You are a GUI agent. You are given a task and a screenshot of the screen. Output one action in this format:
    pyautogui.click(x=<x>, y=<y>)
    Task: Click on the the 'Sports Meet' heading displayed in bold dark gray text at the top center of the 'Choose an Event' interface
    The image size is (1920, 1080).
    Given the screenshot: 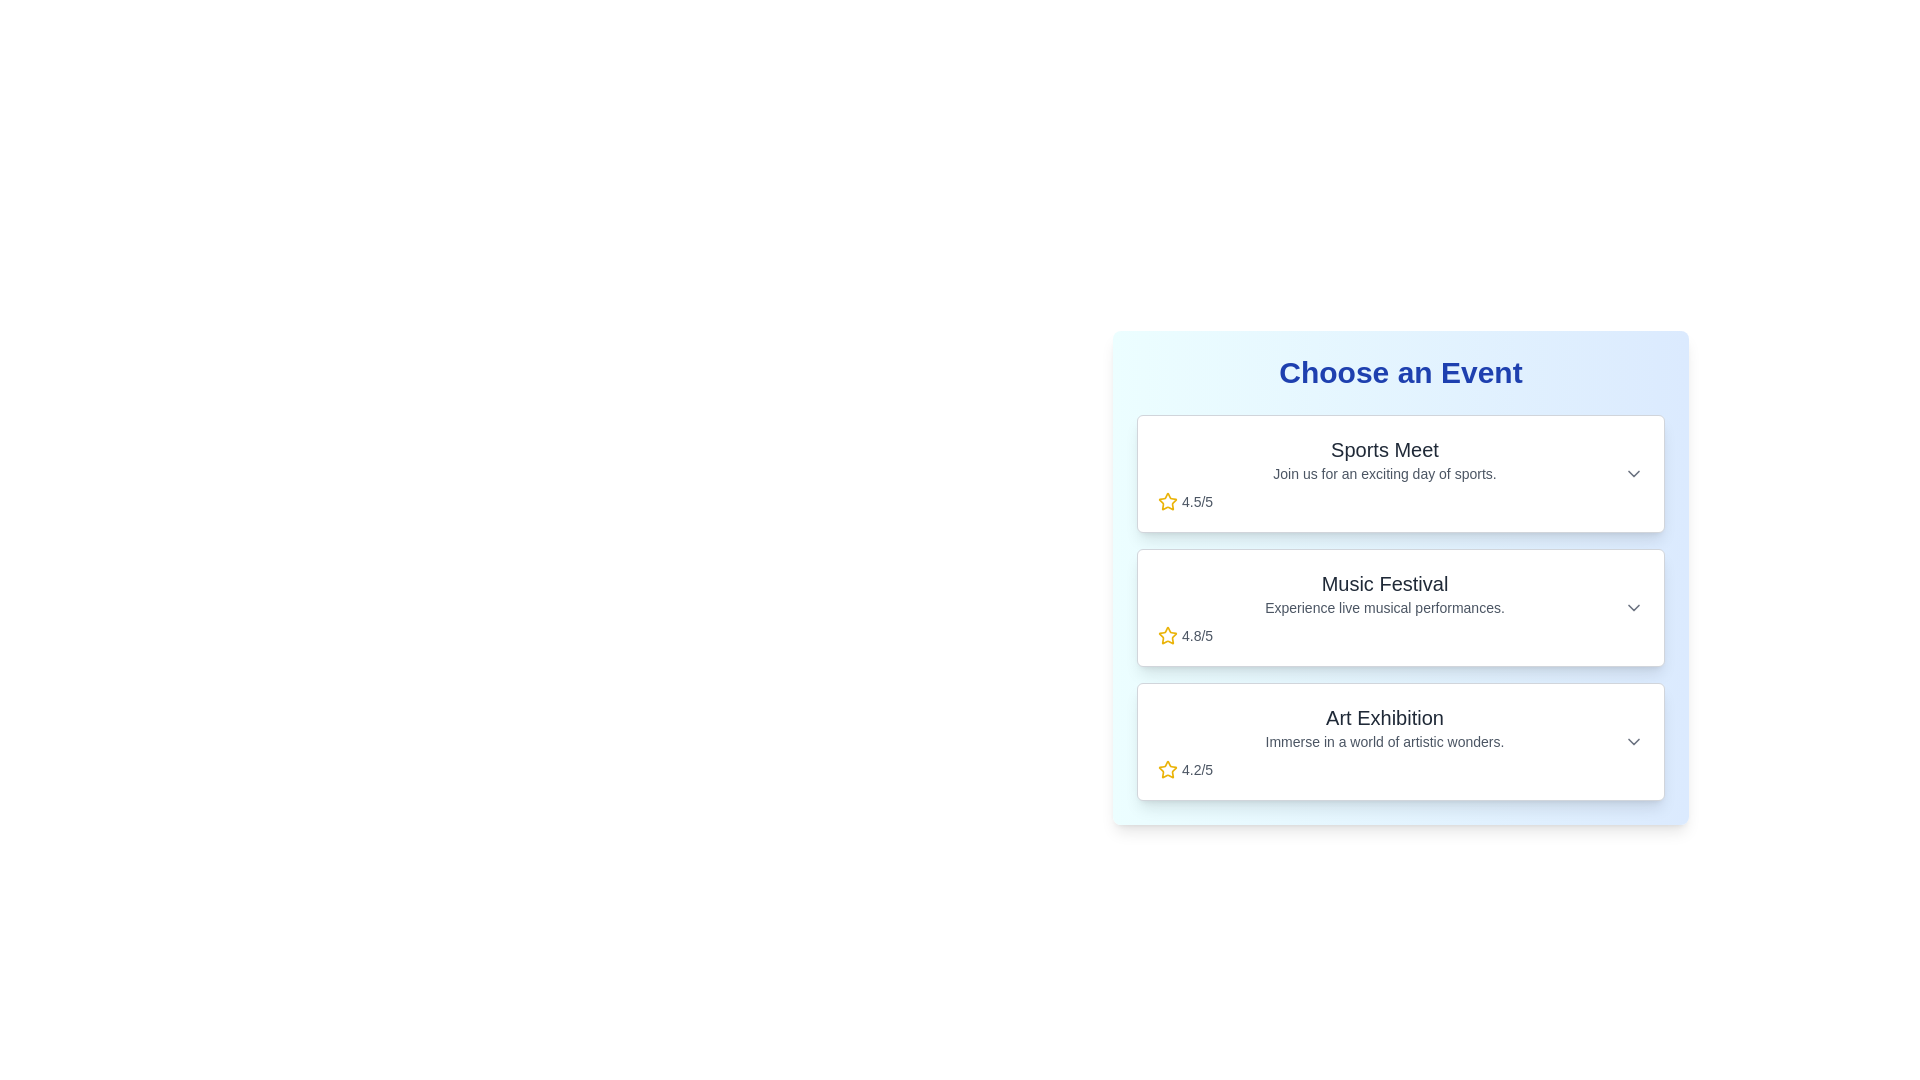 What is the action you would take?
    pyautogui.click(x=1384, y=450)
    